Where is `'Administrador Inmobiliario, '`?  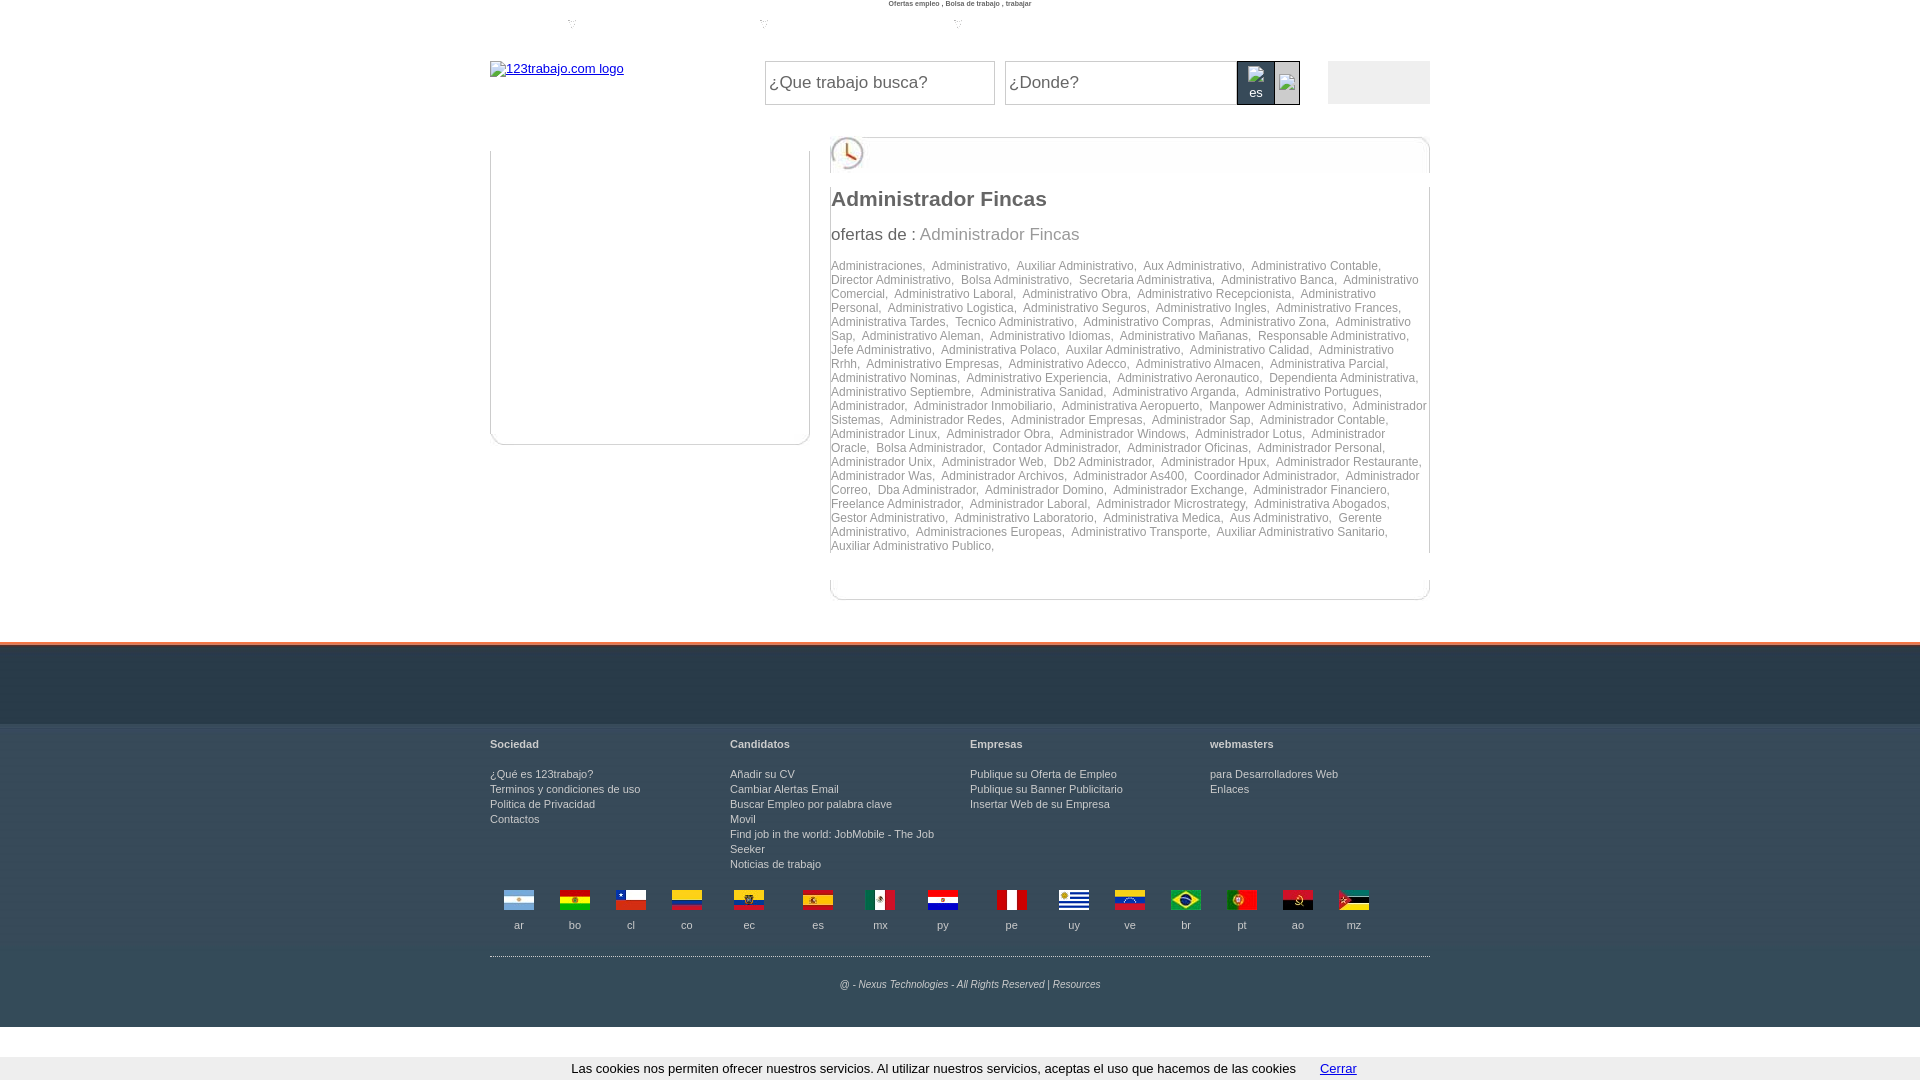
'Administrador Inmobiliario, ' is located at coordinates (912, 405).